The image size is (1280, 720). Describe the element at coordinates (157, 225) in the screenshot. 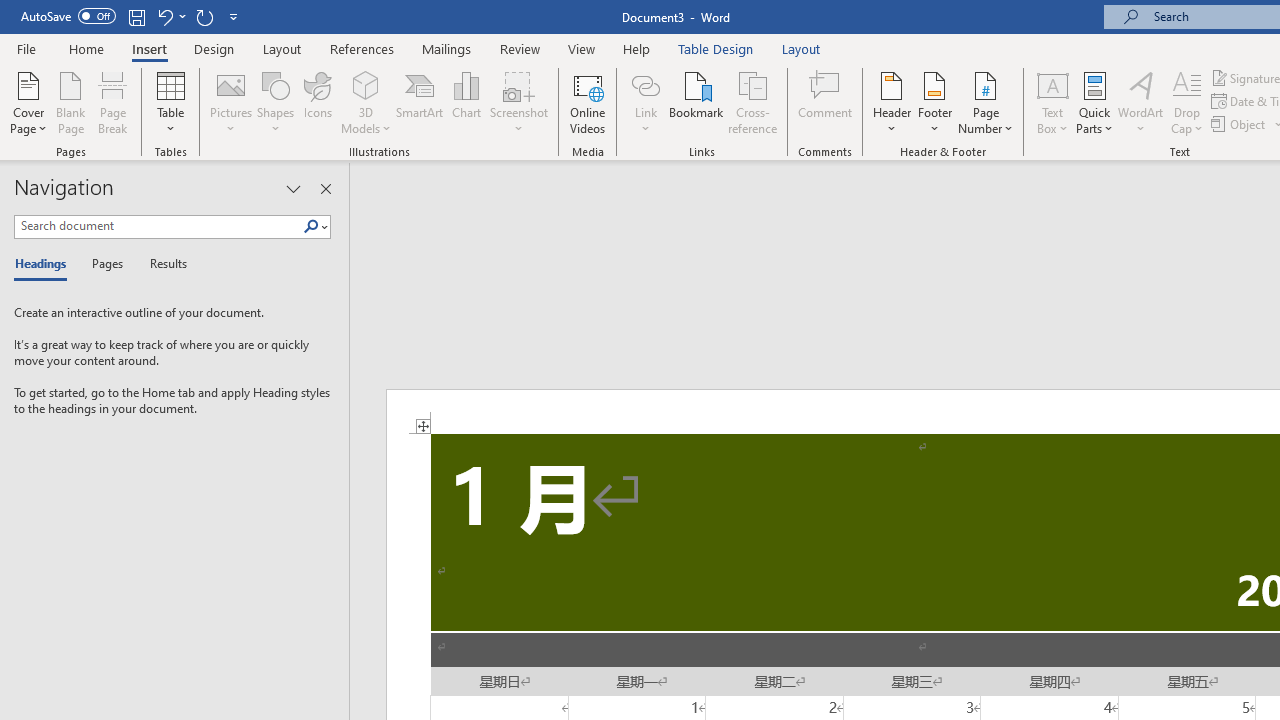

I see `'Search document'` at that location.